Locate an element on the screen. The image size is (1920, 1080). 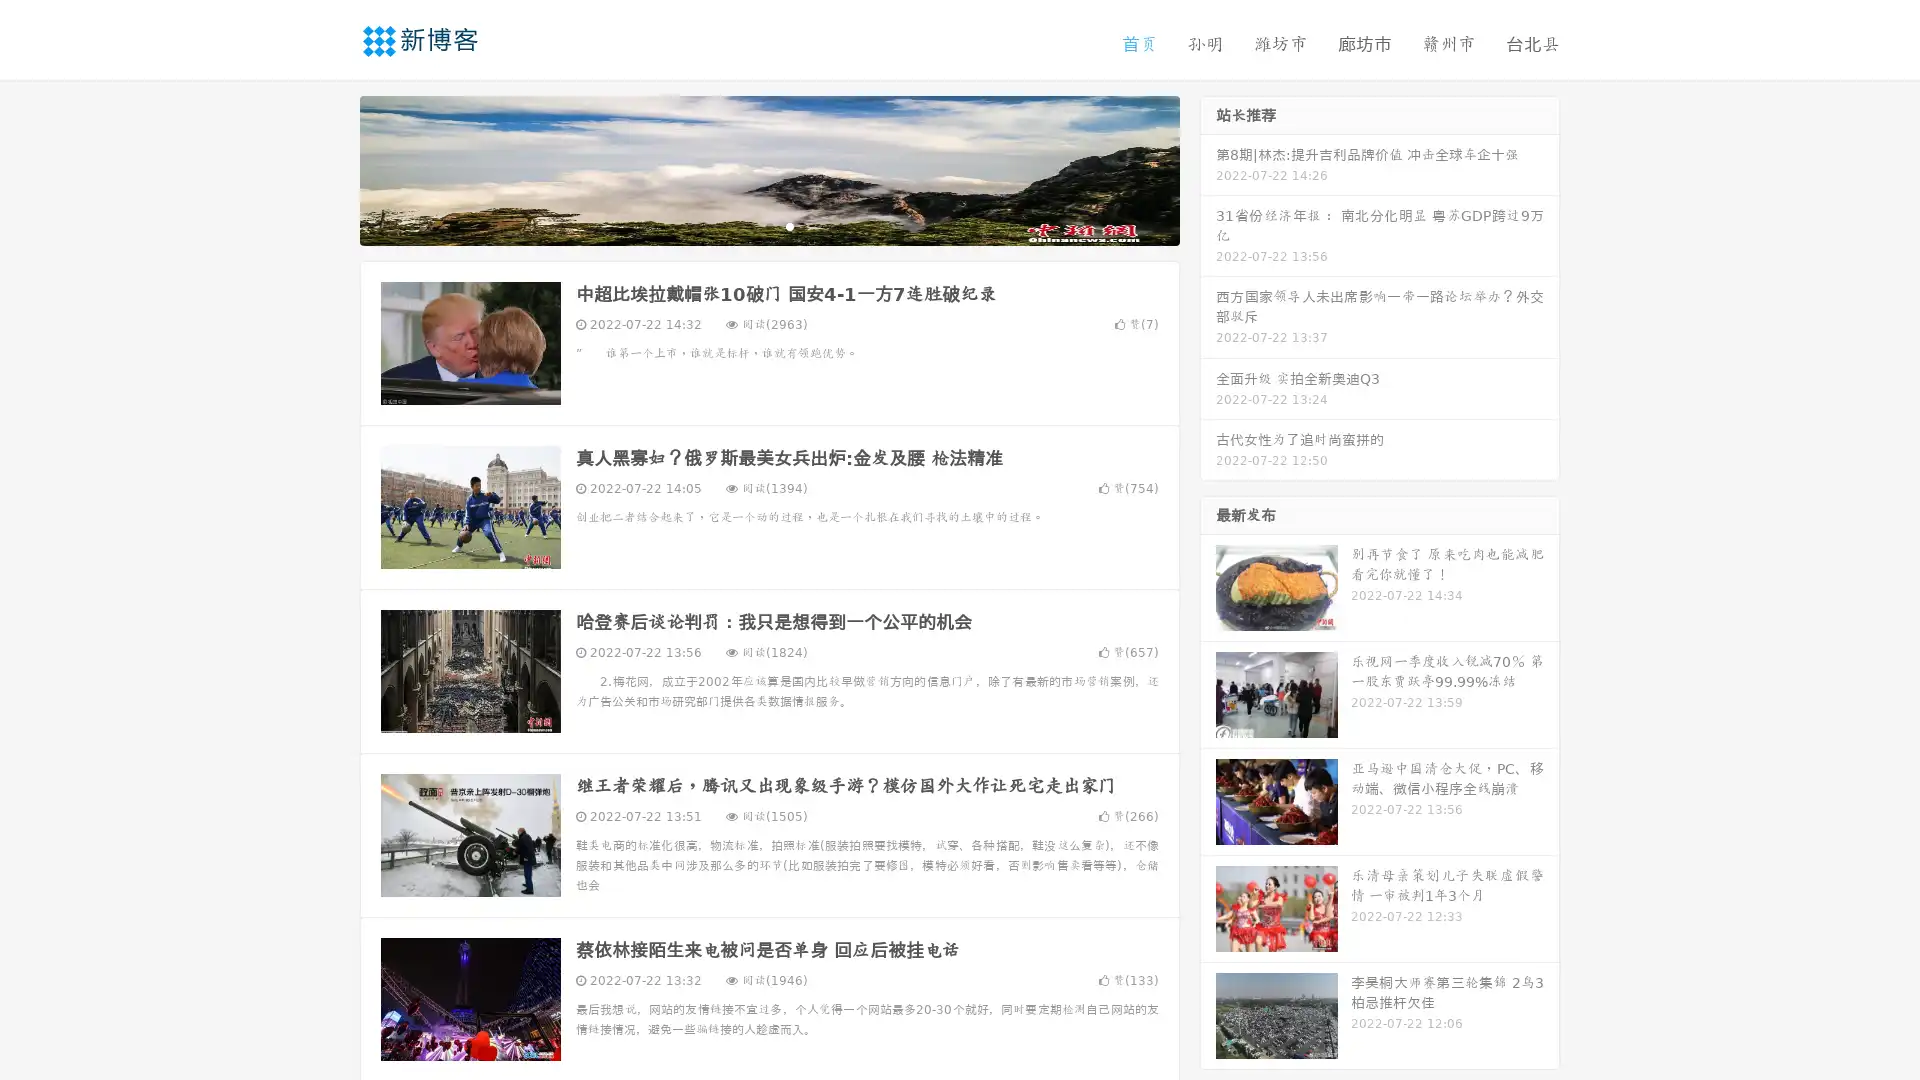
Go to slide 2 is located at coordinates (768, 225).